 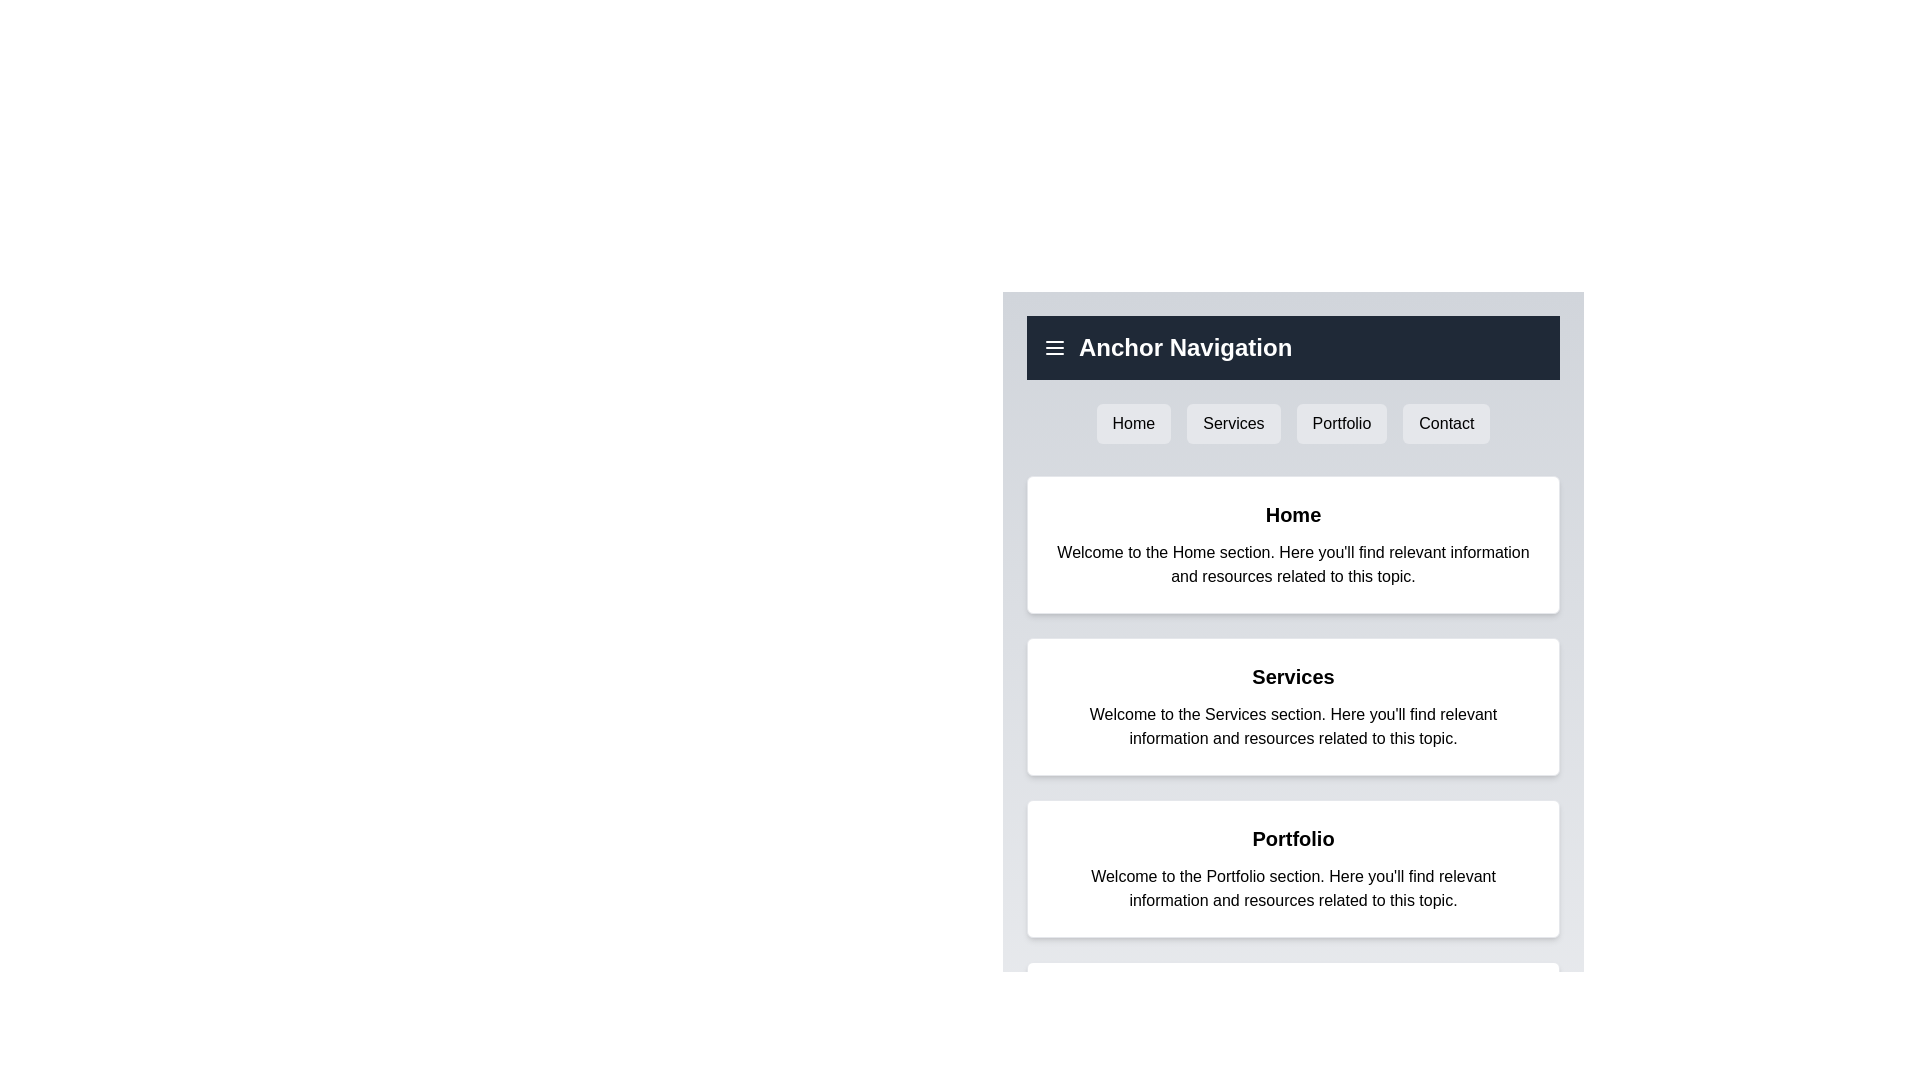 What do you see at coordinates (1293, 514) in the screenshot?
I see `the Label that serves as the title for the Home panel, located at the top section of the Home panel, immediately above a descriptive paragraph` at bounding box center [1293, 514].